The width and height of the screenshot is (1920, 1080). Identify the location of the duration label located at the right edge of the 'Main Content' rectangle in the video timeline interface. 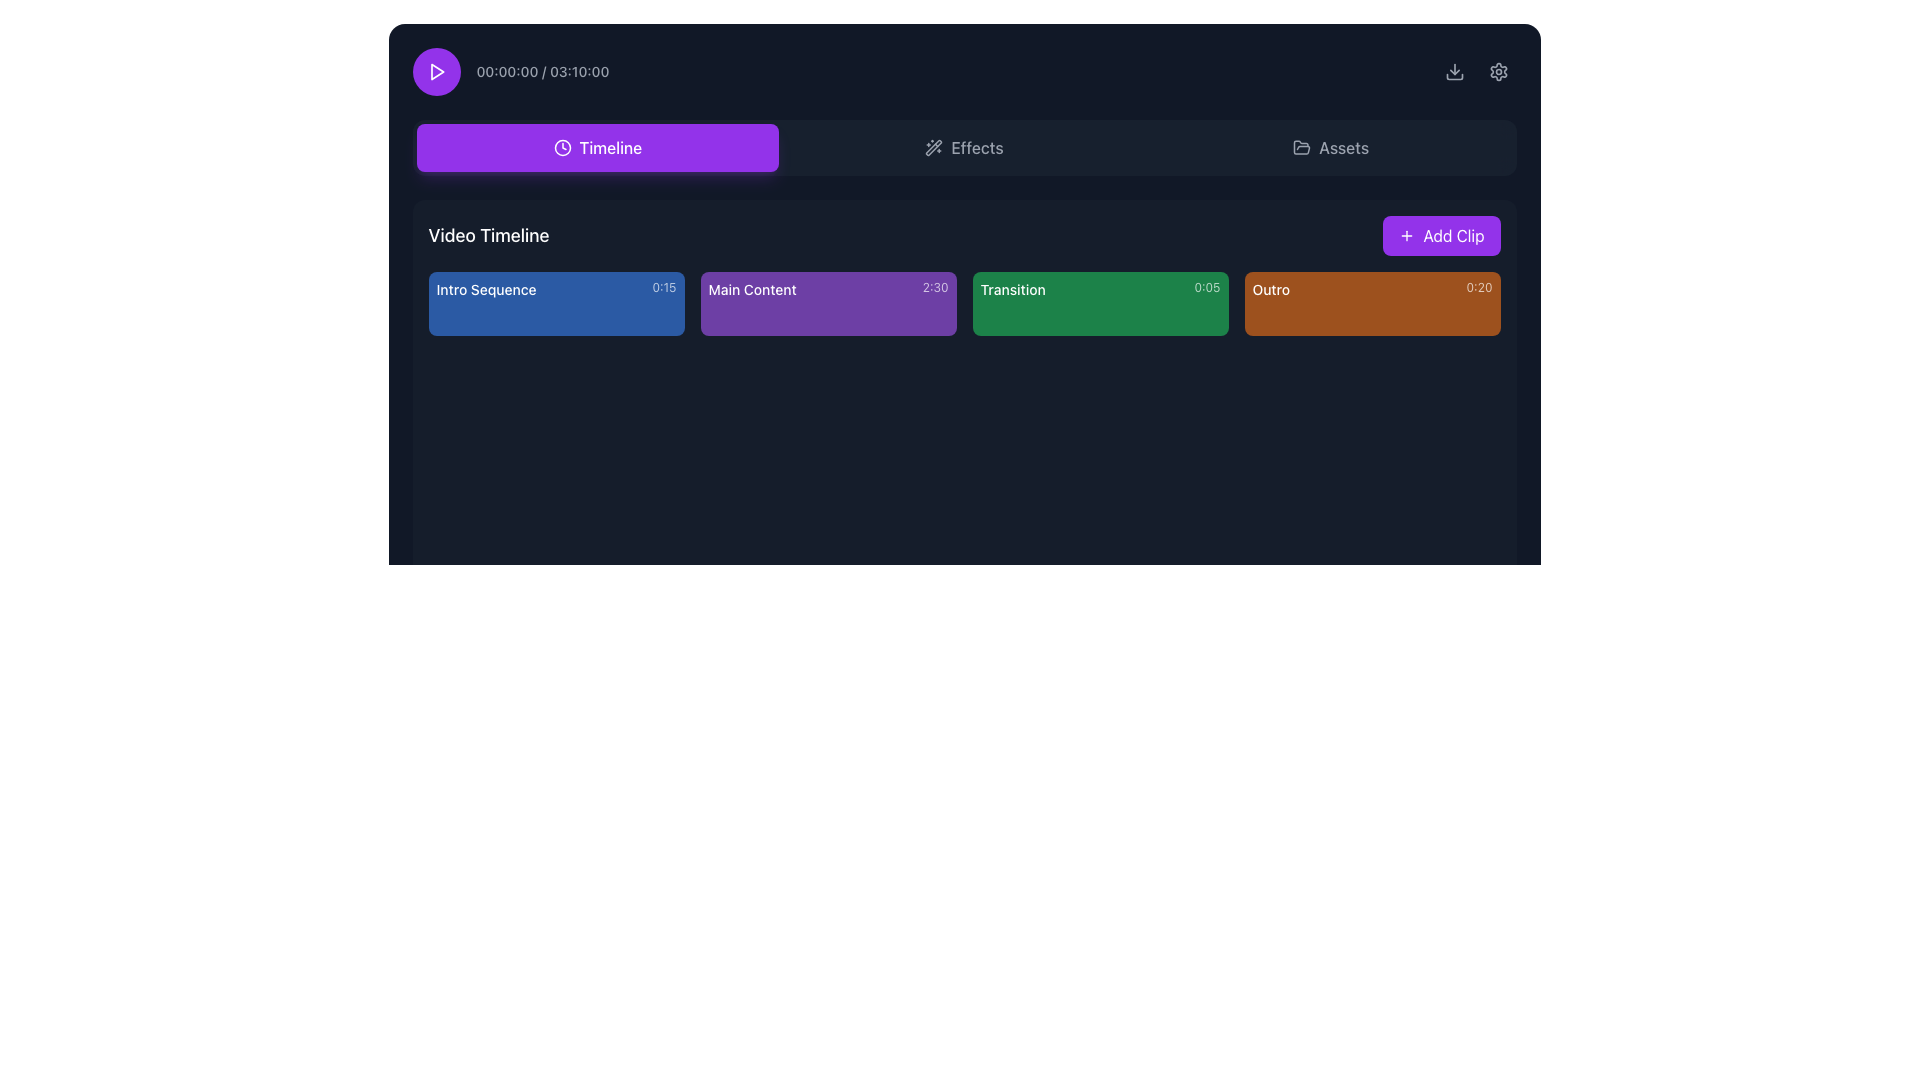
(934, 288).